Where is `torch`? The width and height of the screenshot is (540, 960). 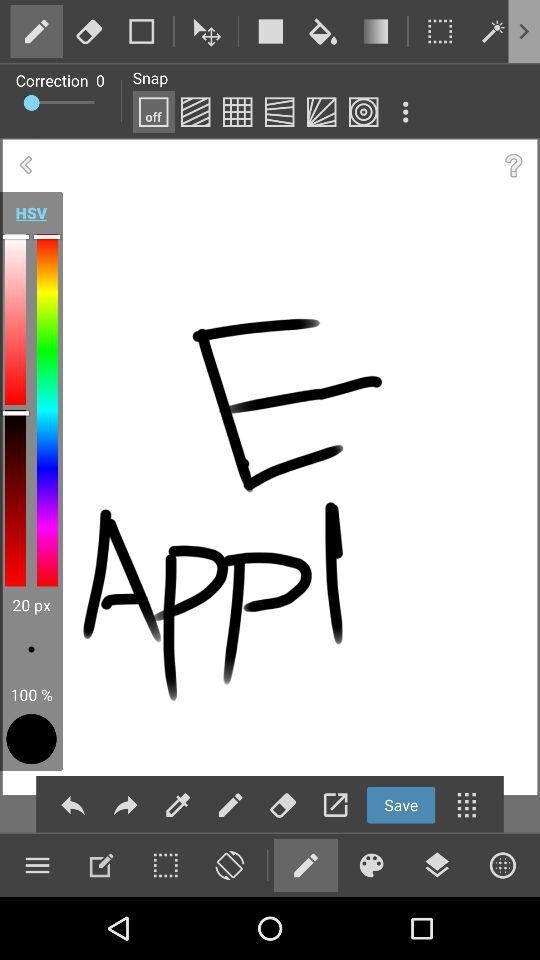 torch is located at coordinates (491, 30).